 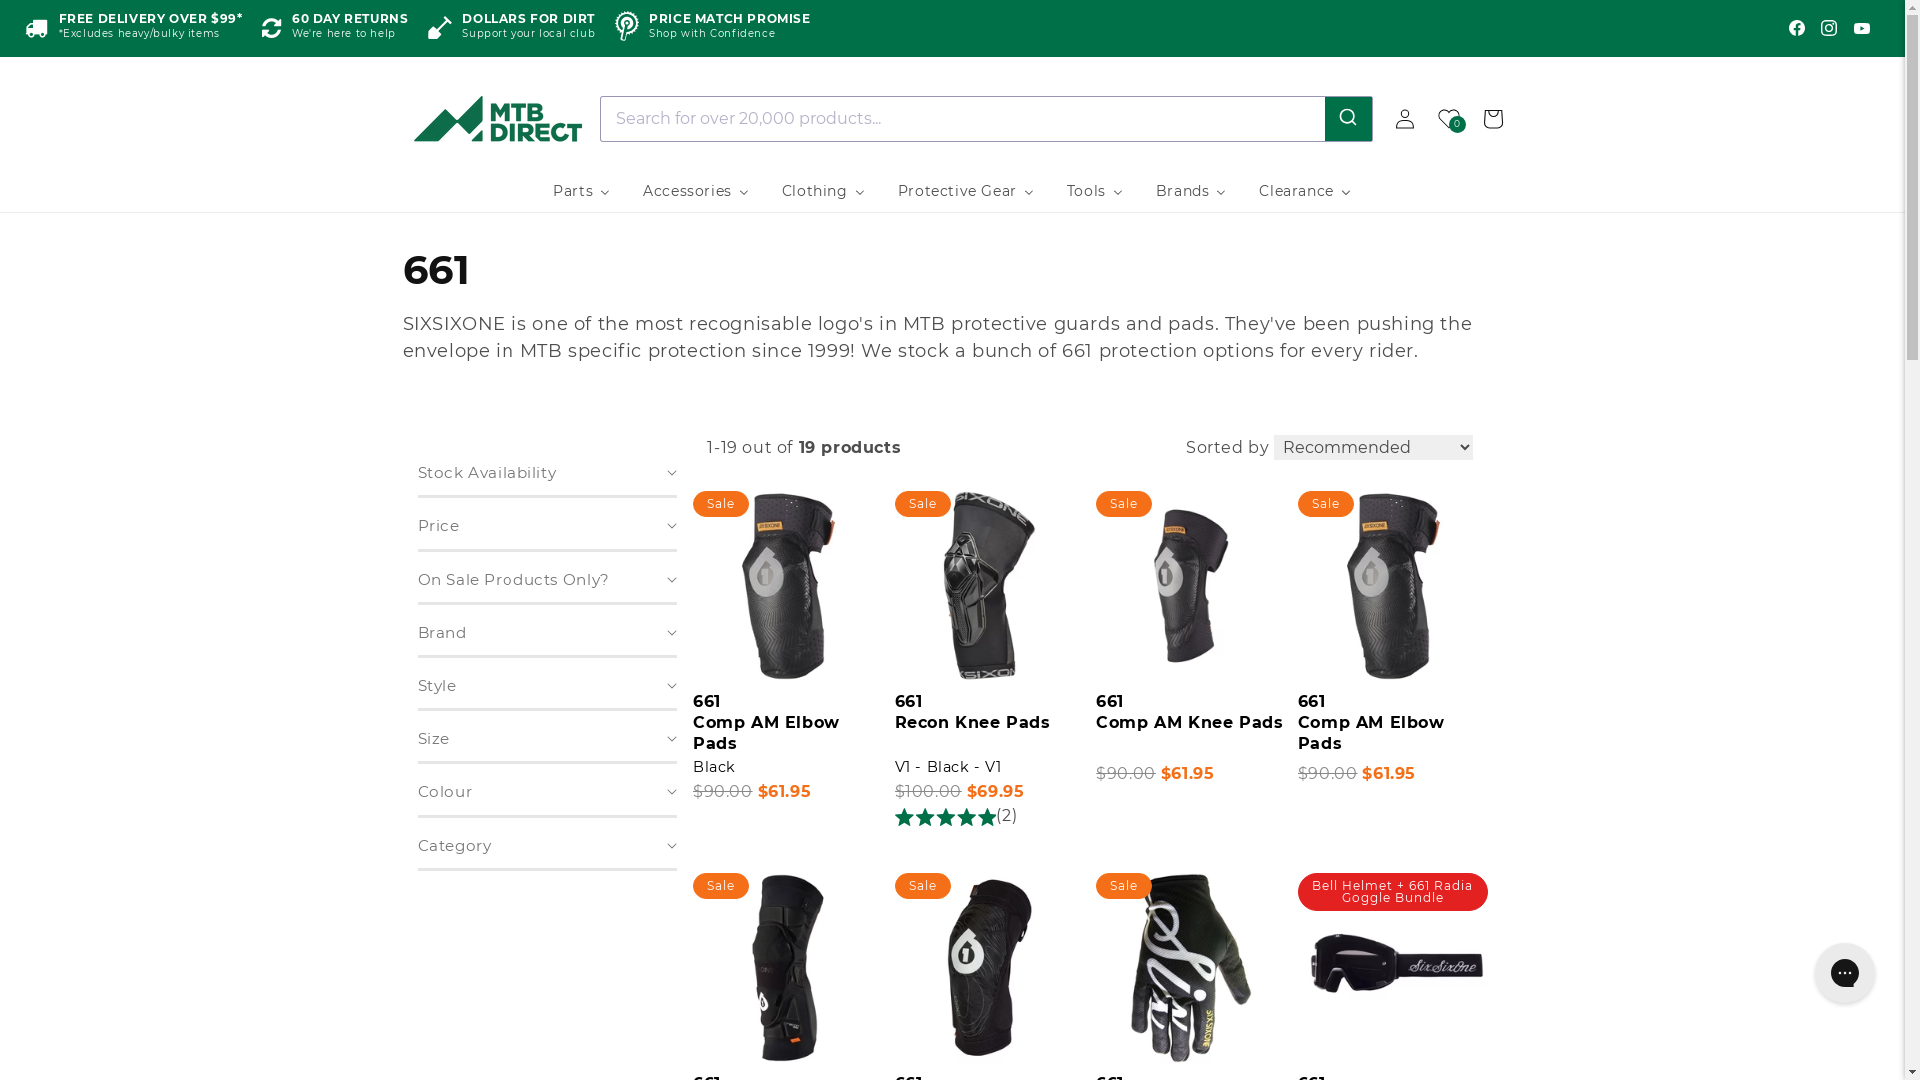 I want to click on 'FREE DELIVERY OVER $99*, so click(x=132, y=28).